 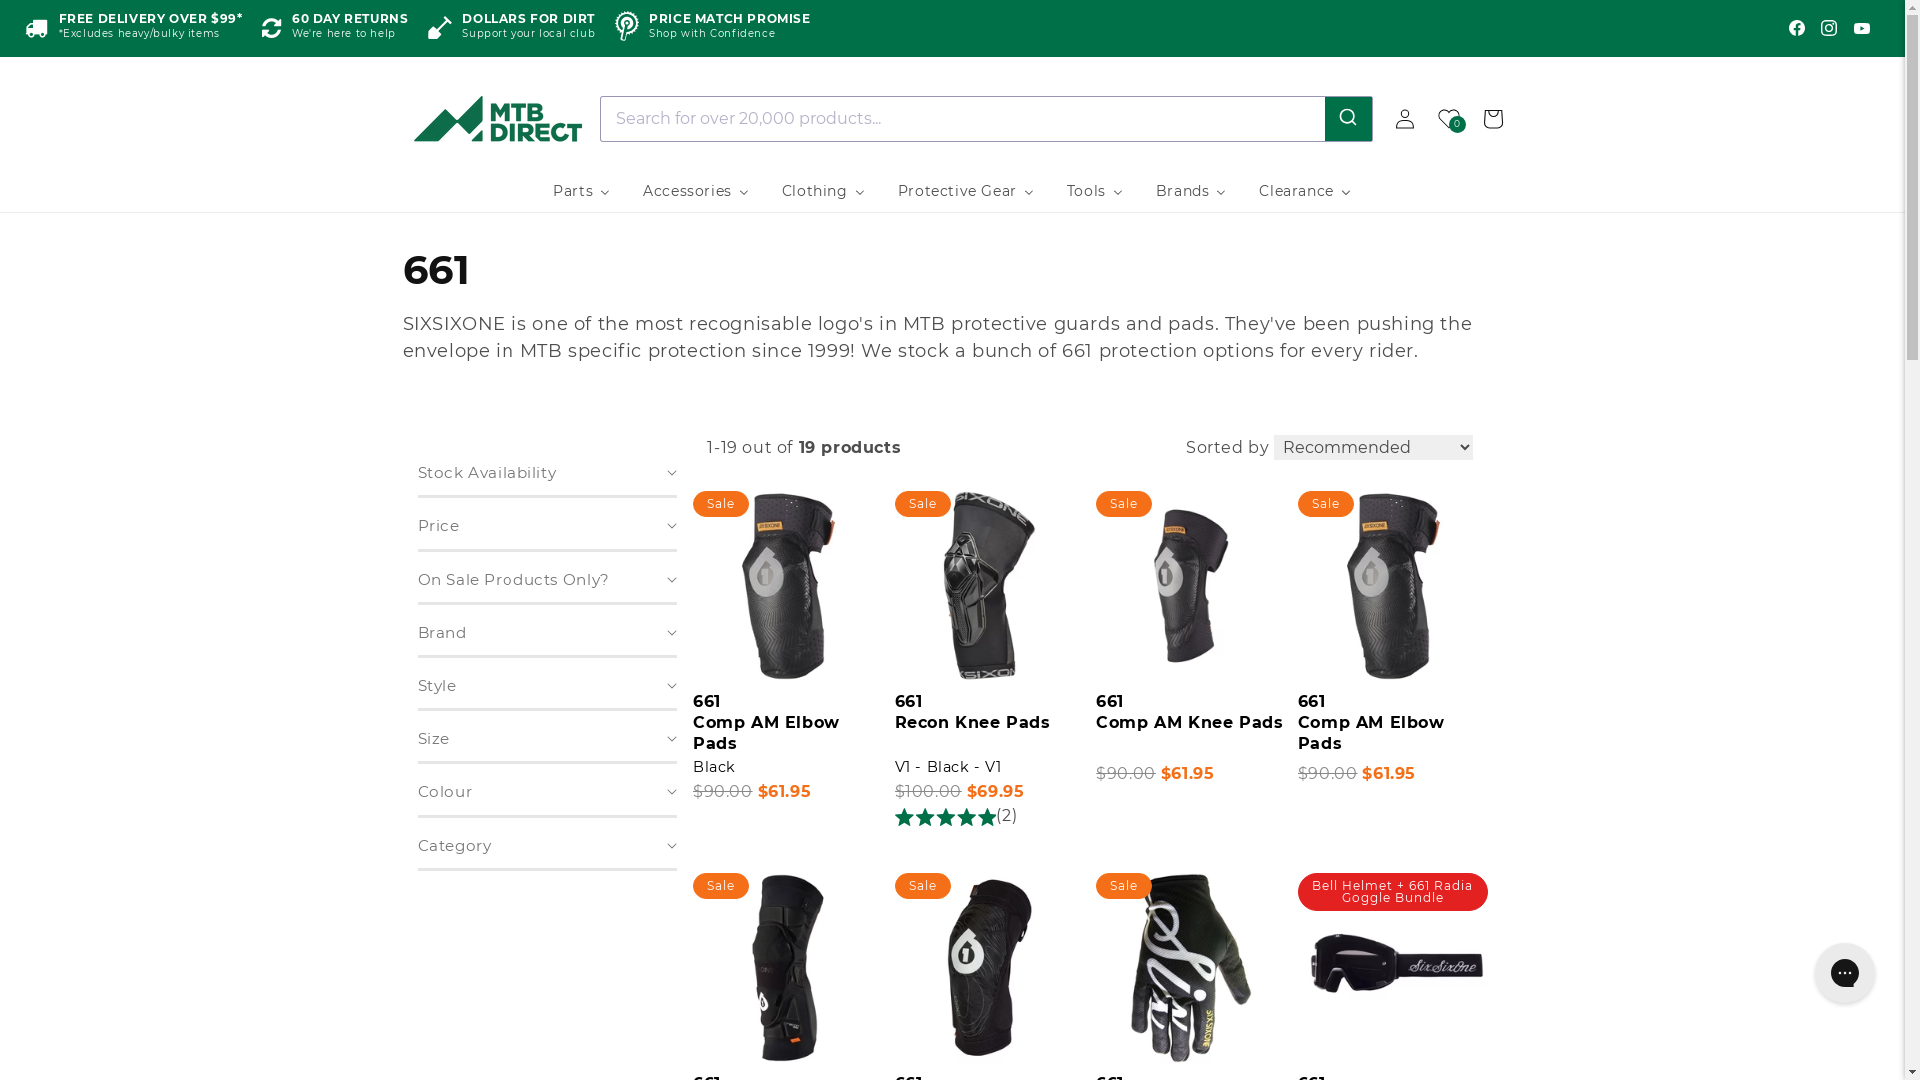 I want to click on 'FREE DELIVERY OVER $99*, so click(x=132, y=28).